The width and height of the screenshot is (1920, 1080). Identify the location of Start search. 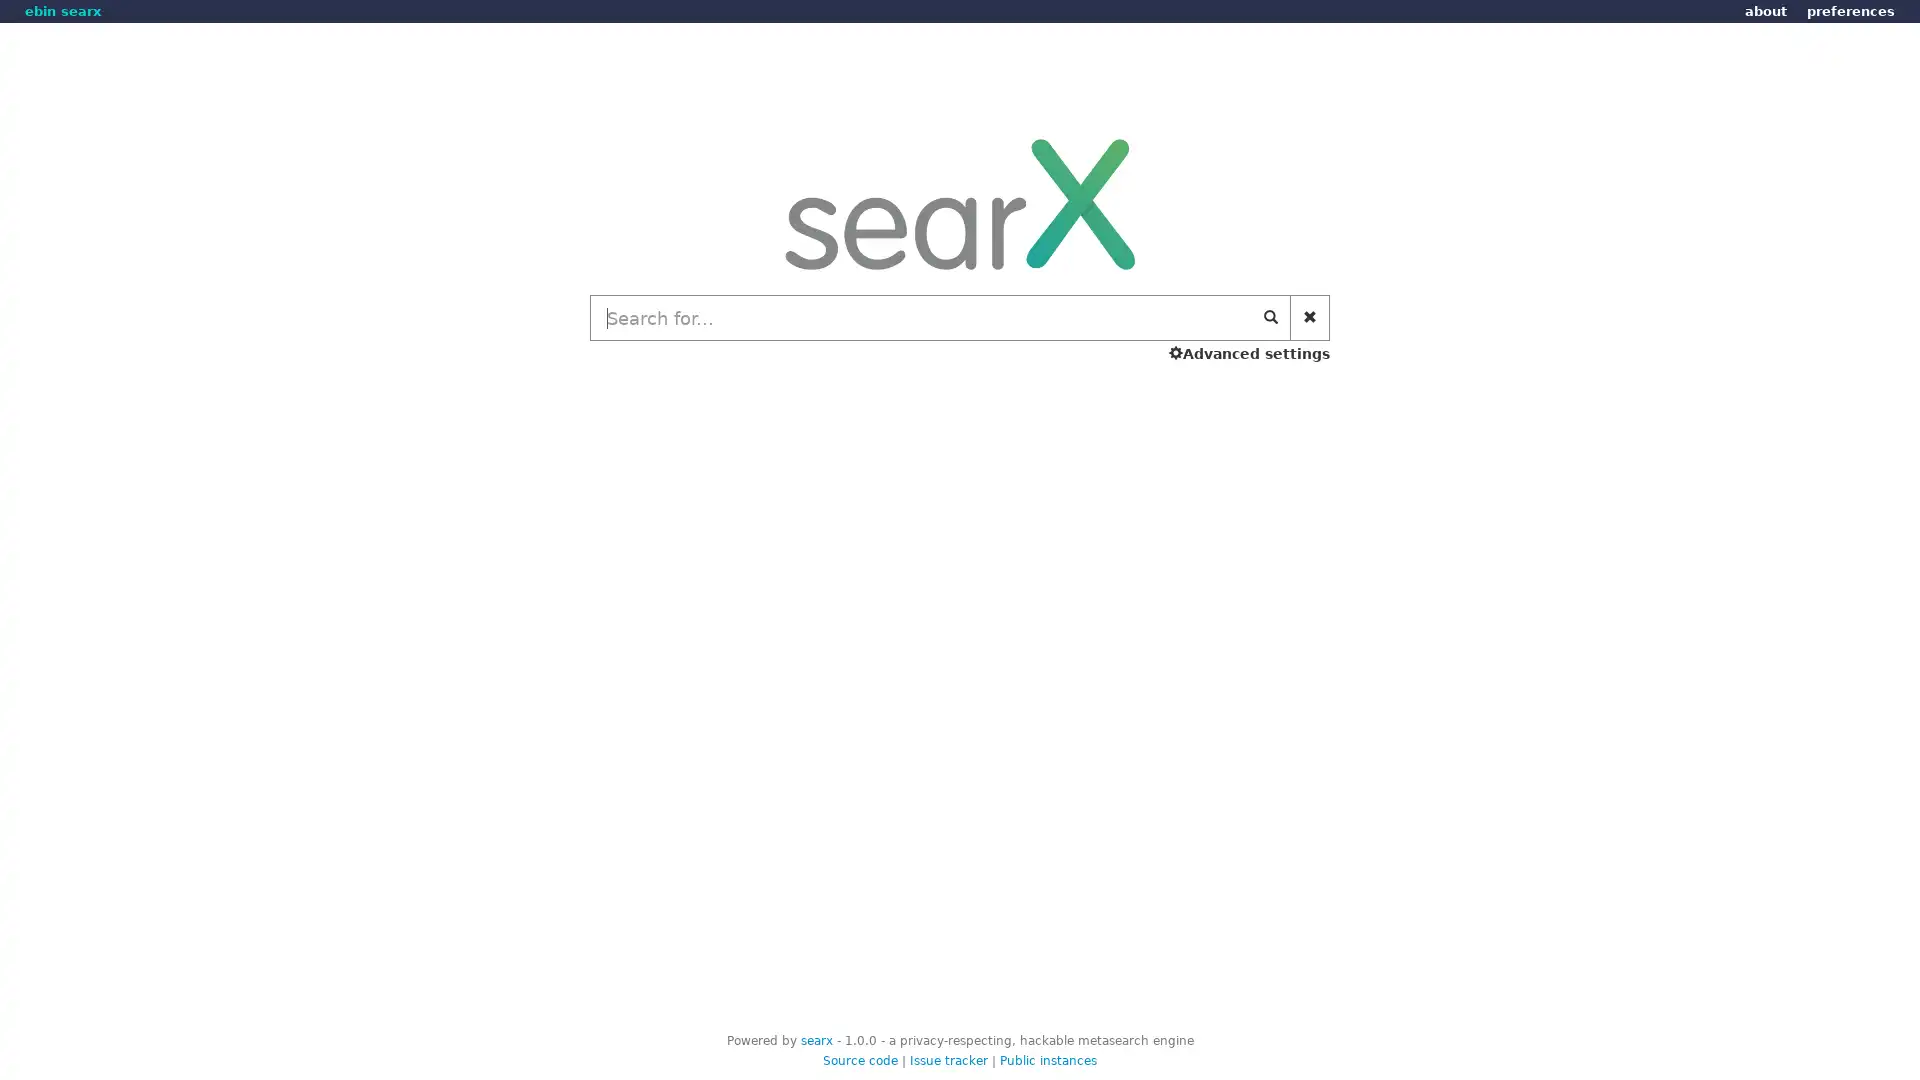
(1270, 316).